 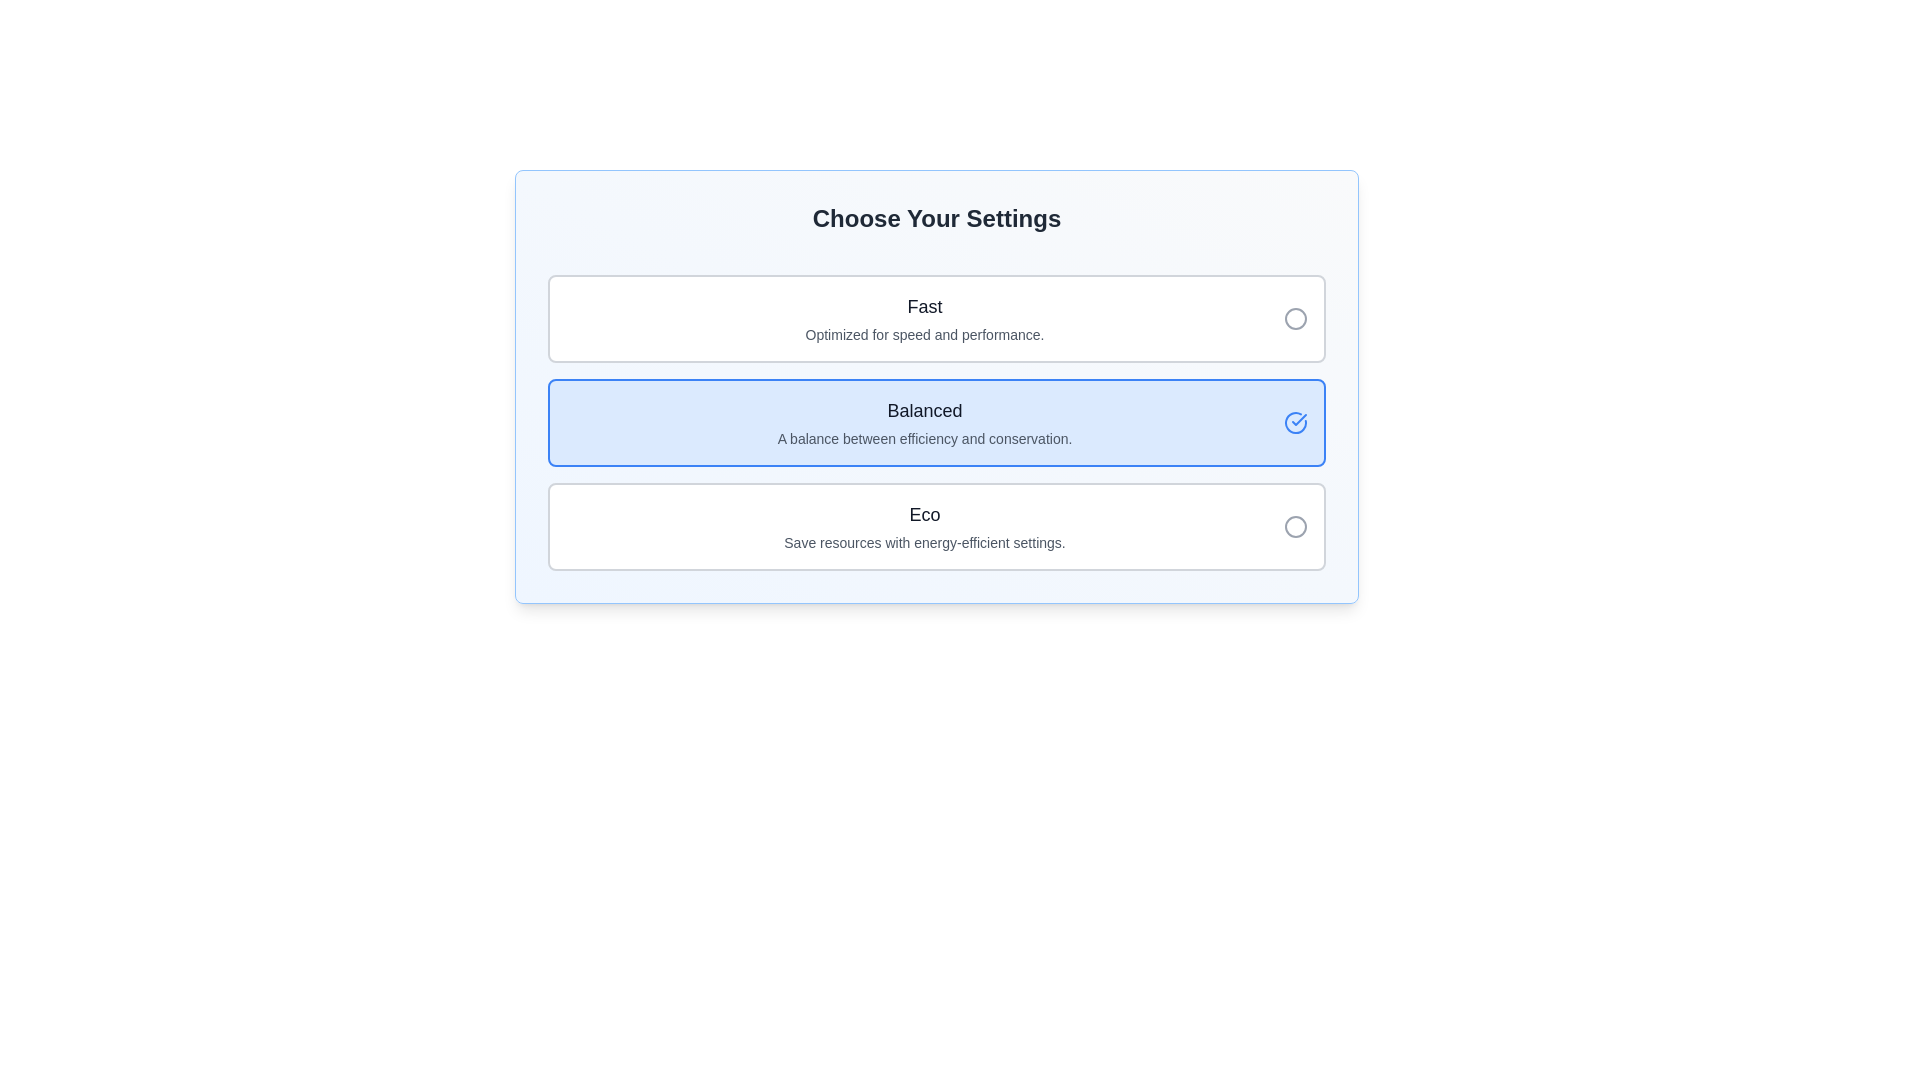 I want to click on the visual indicator that represents the 'Balanced' option currently selected, located to the far right of the 'Balanced' option in the list of three selectable options, so click(x=1296, y=422).